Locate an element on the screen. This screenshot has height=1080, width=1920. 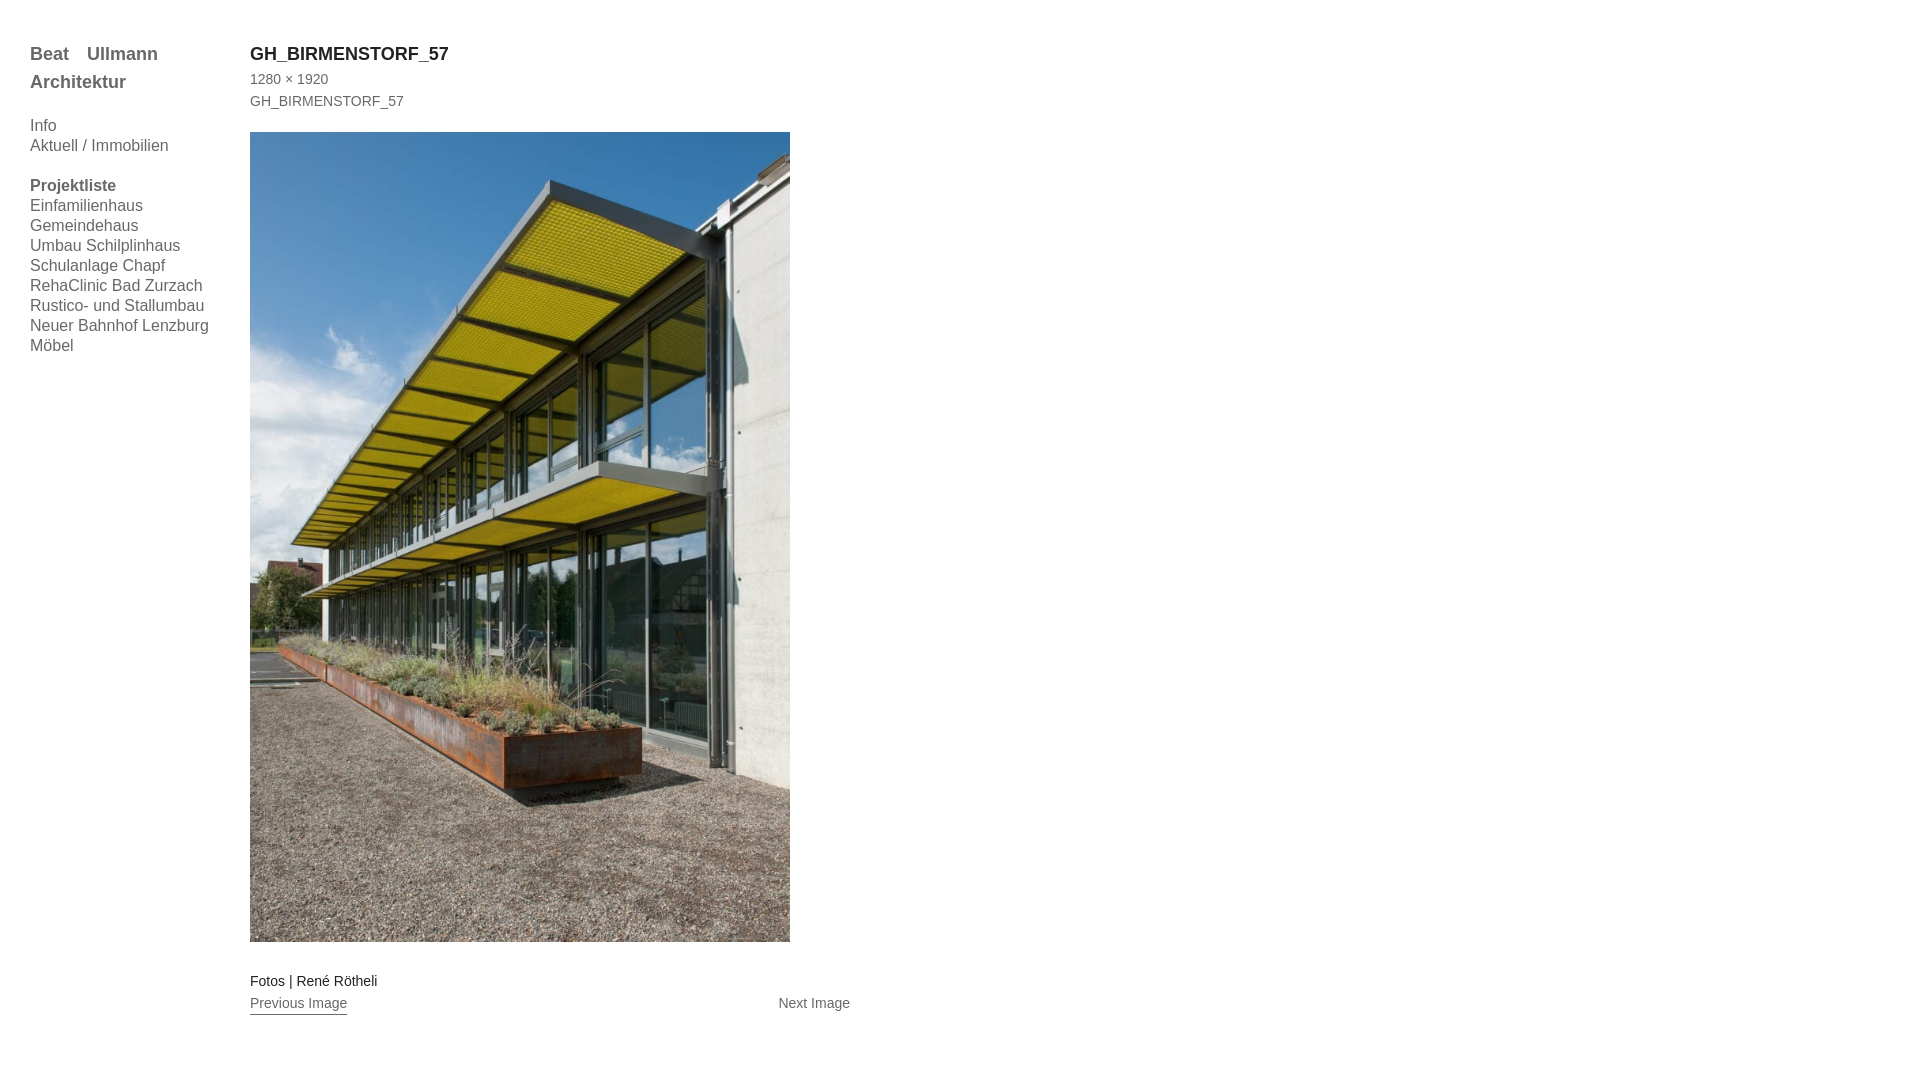
'Projektliste' is located at coordinates (72, 185).